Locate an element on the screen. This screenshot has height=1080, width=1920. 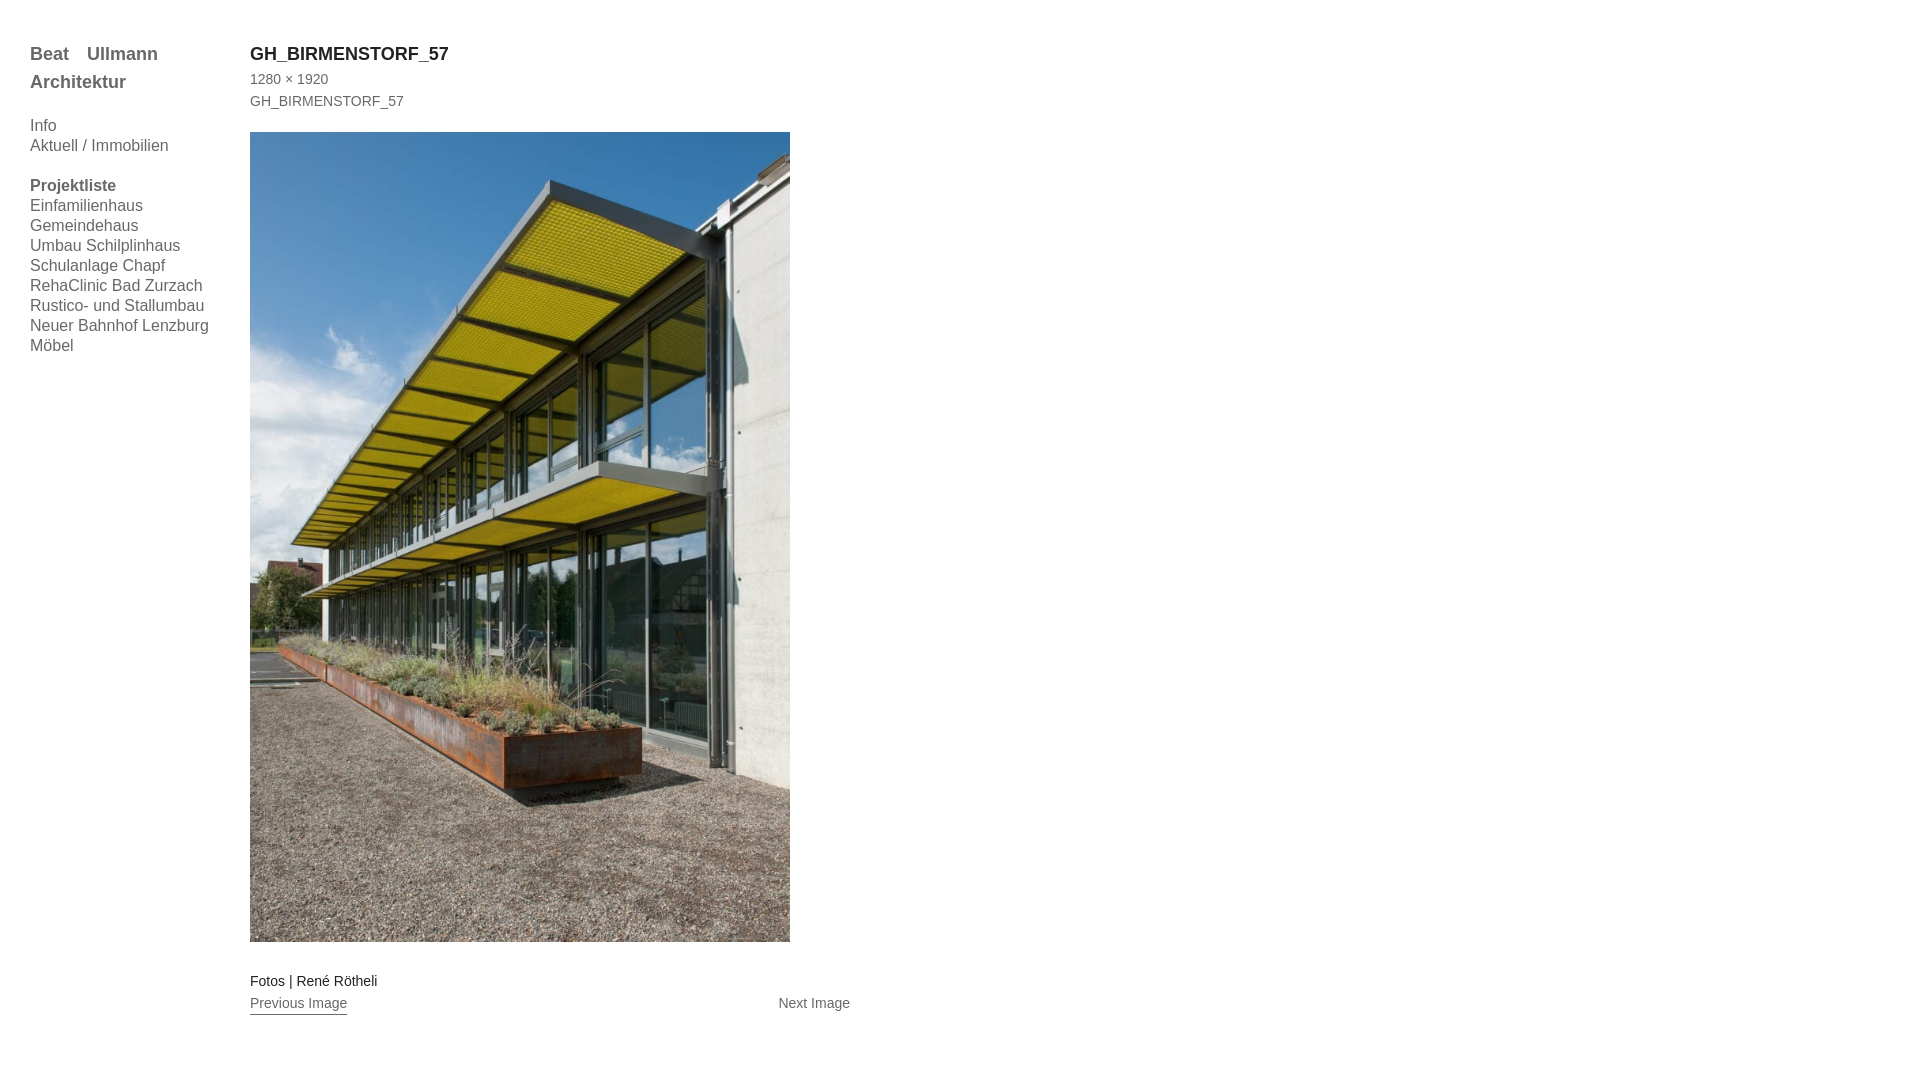
'Projektliste' is located at coordinates (72, 185).